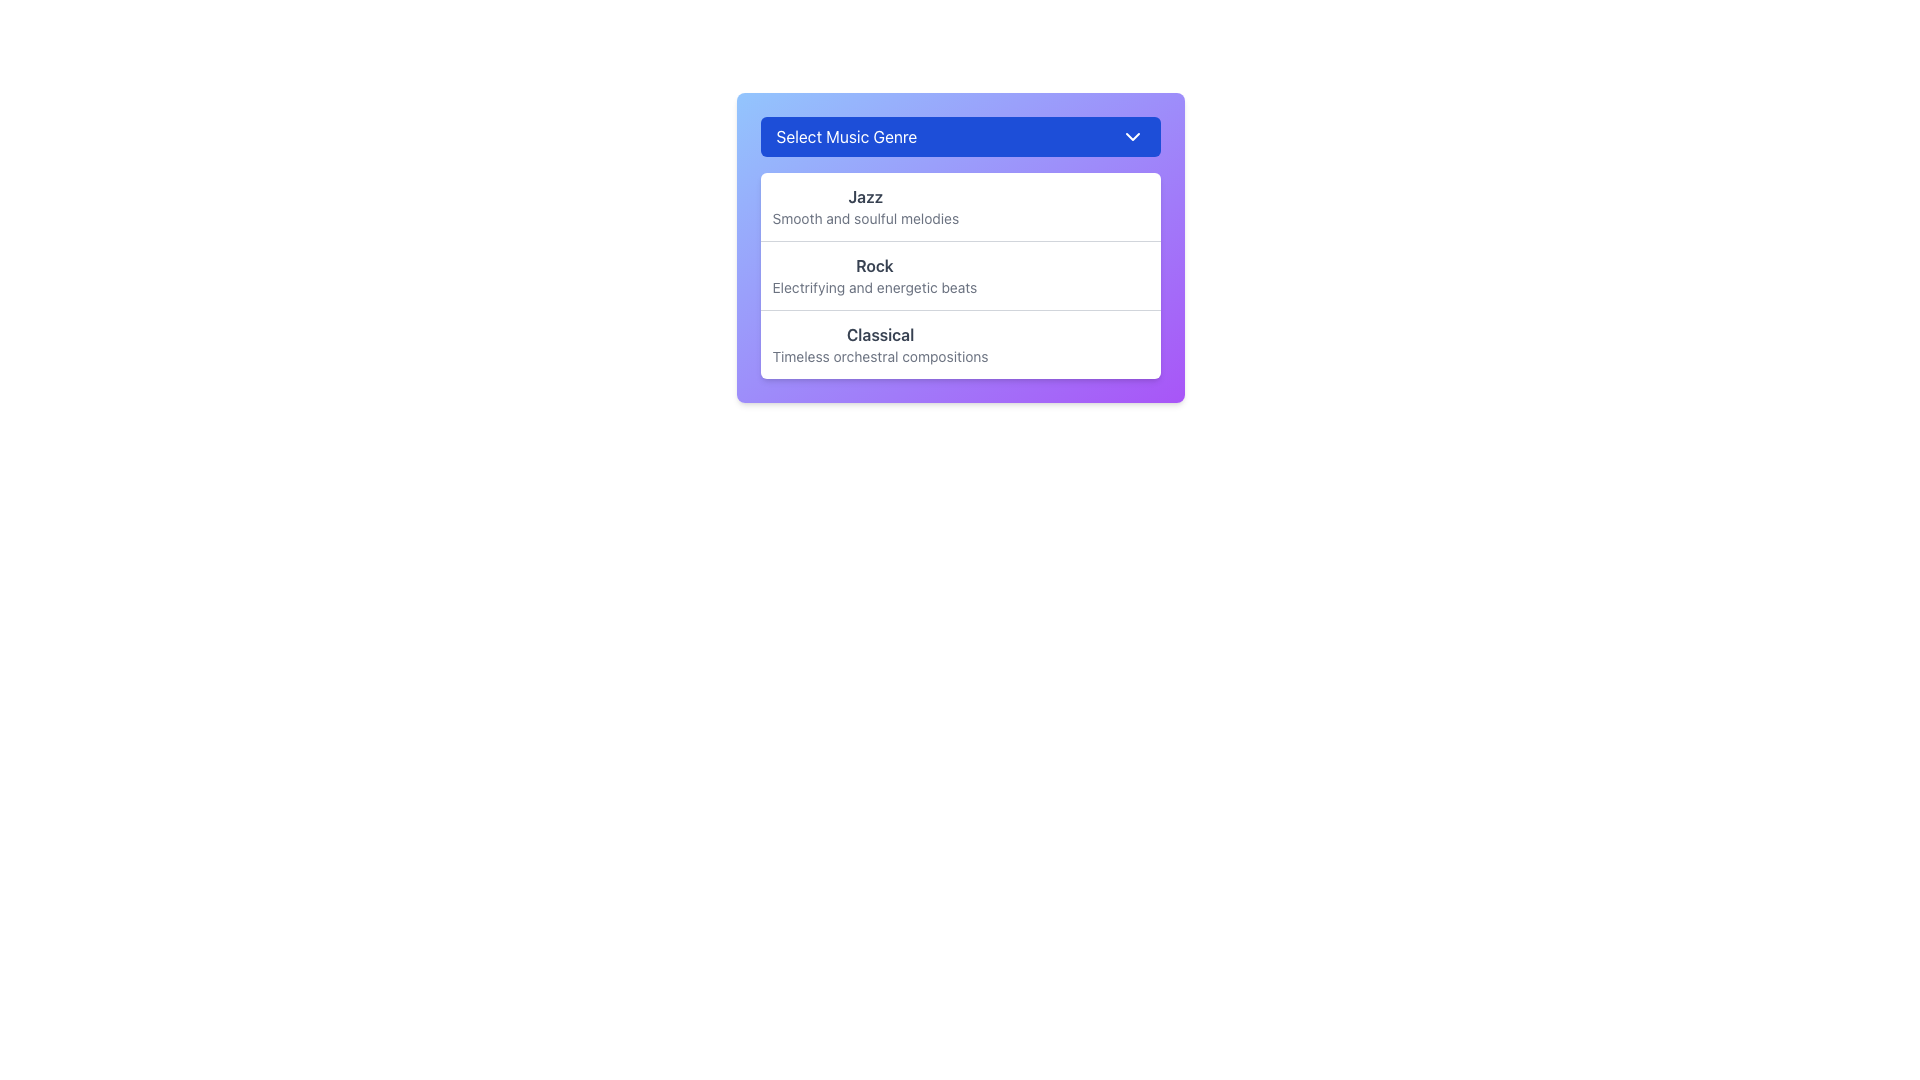 The height and width of the screenshot is (1080, 1920). Describe the element at coordinates (880, 343) in the screenshot. I see `the 'Classical' option in the Select Music Genre dropdown menu` at that location.